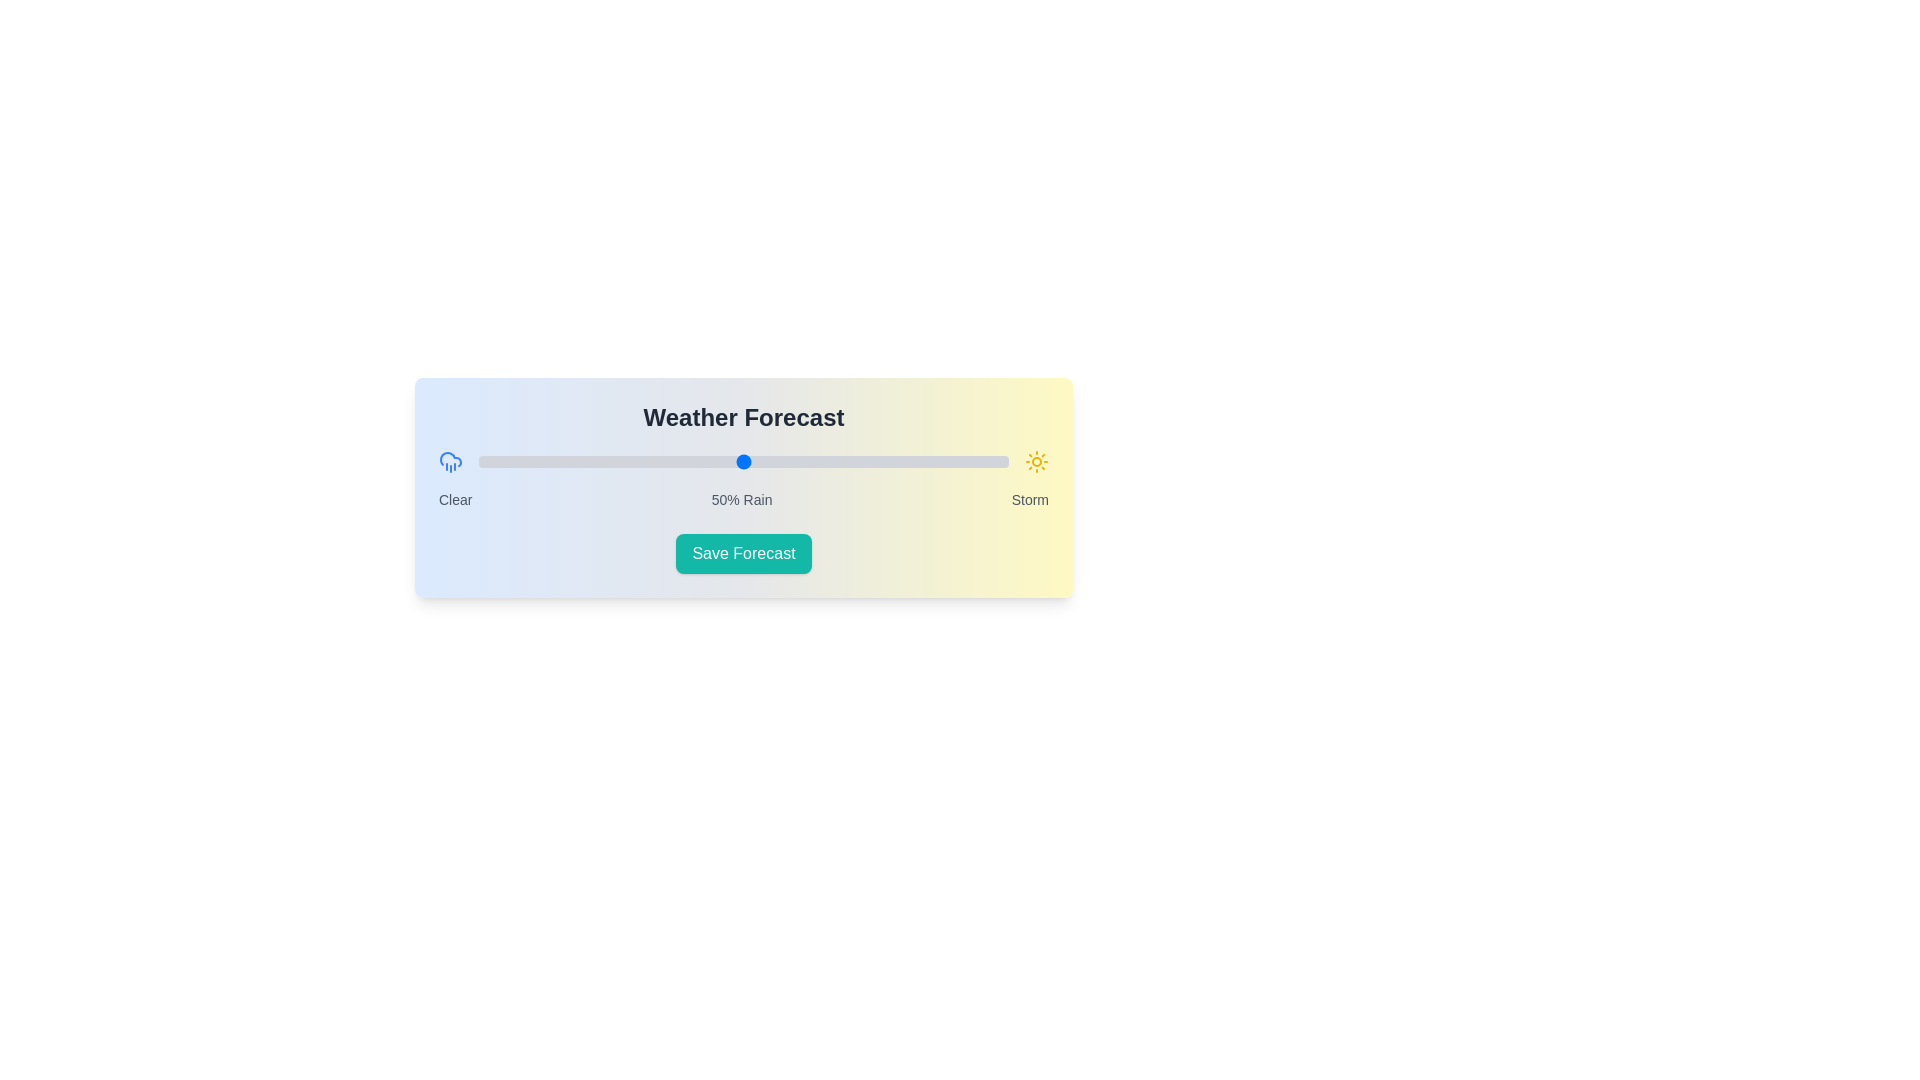  What do you see at coordinates (933, 462) in the screenshot?
I see `the slider to set the rain probability to 86%` at bounding box center [933, 462].